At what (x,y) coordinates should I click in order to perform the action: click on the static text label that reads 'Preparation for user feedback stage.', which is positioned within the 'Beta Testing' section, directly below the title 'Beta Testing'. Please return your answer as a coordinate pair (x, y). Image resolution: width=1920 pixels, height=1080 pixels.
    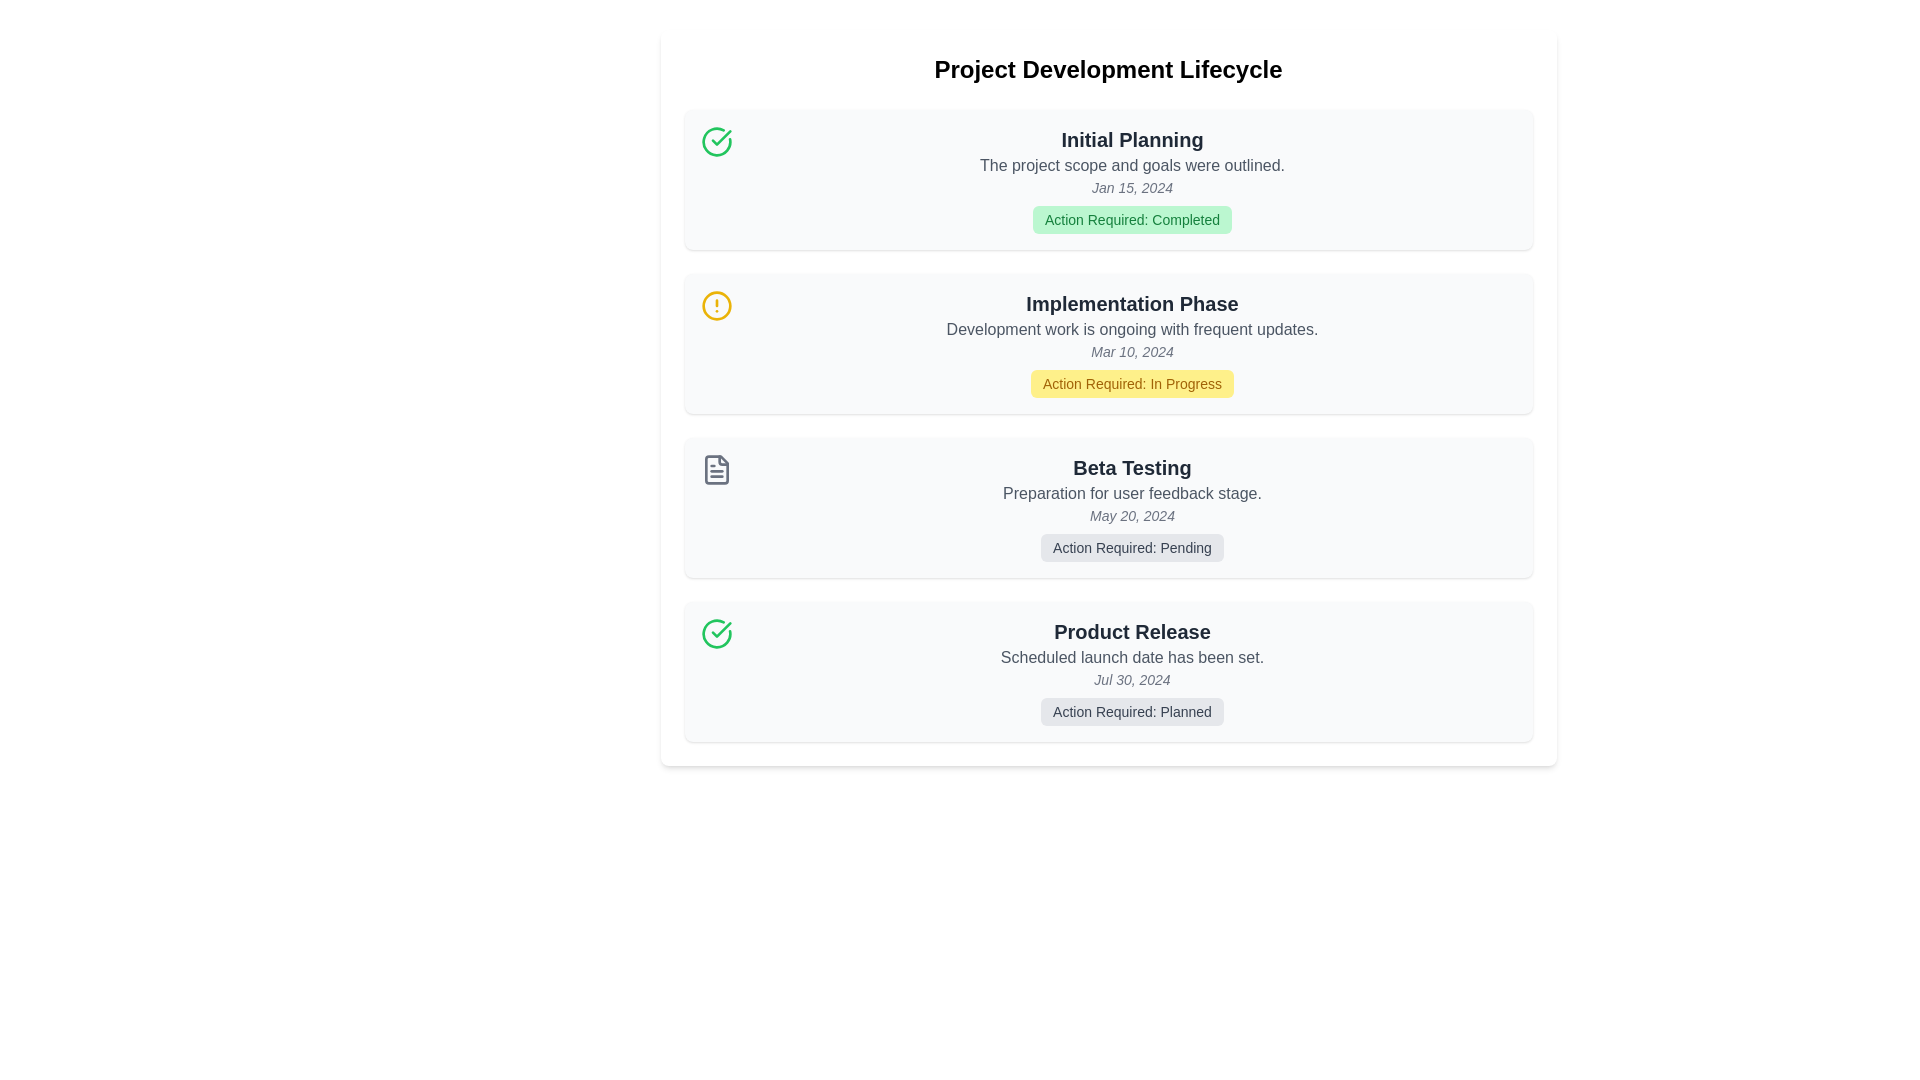
    Looking at the image, I should click on (1132, 493).